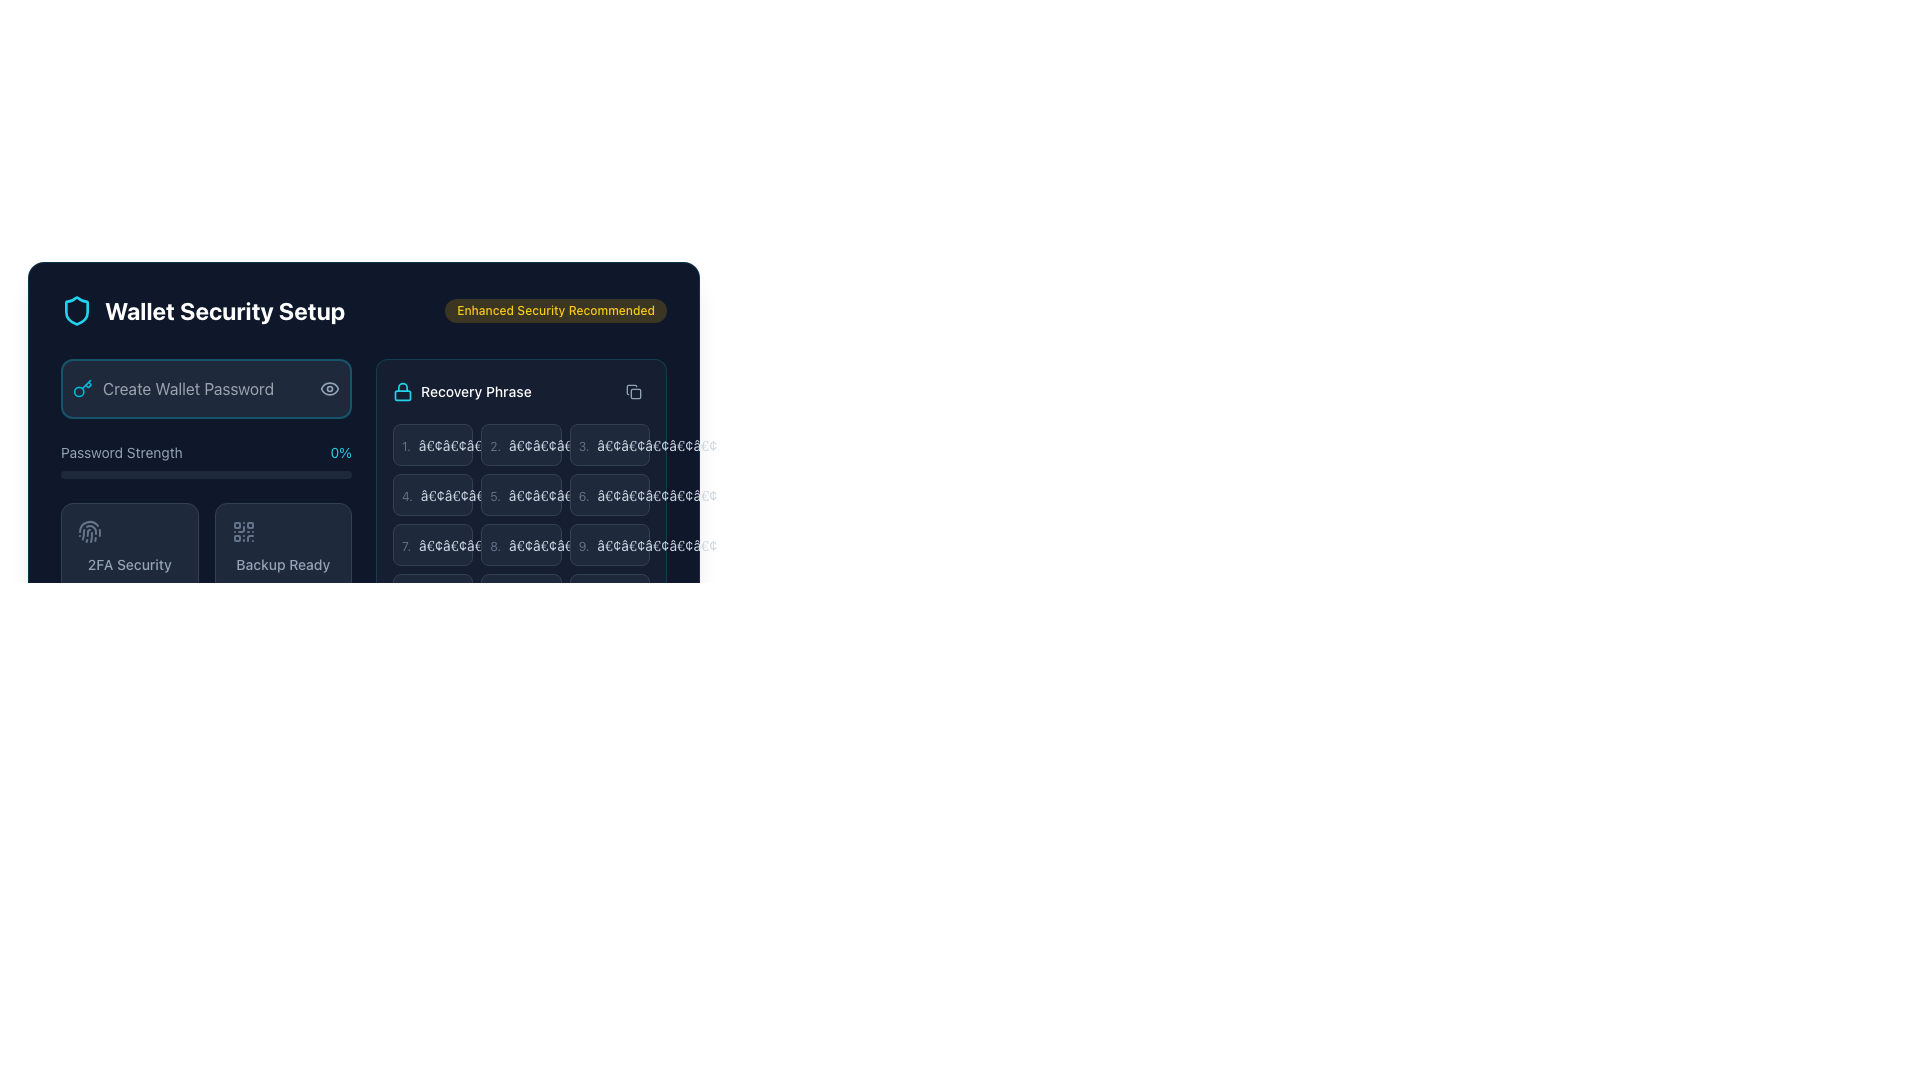 The width and height of the screenshot is (1920, 1080). I want to click on the eye icon button located on the right side of the 'Create Wallet Password' input field to trigger related styling changes, so click(330, 389).